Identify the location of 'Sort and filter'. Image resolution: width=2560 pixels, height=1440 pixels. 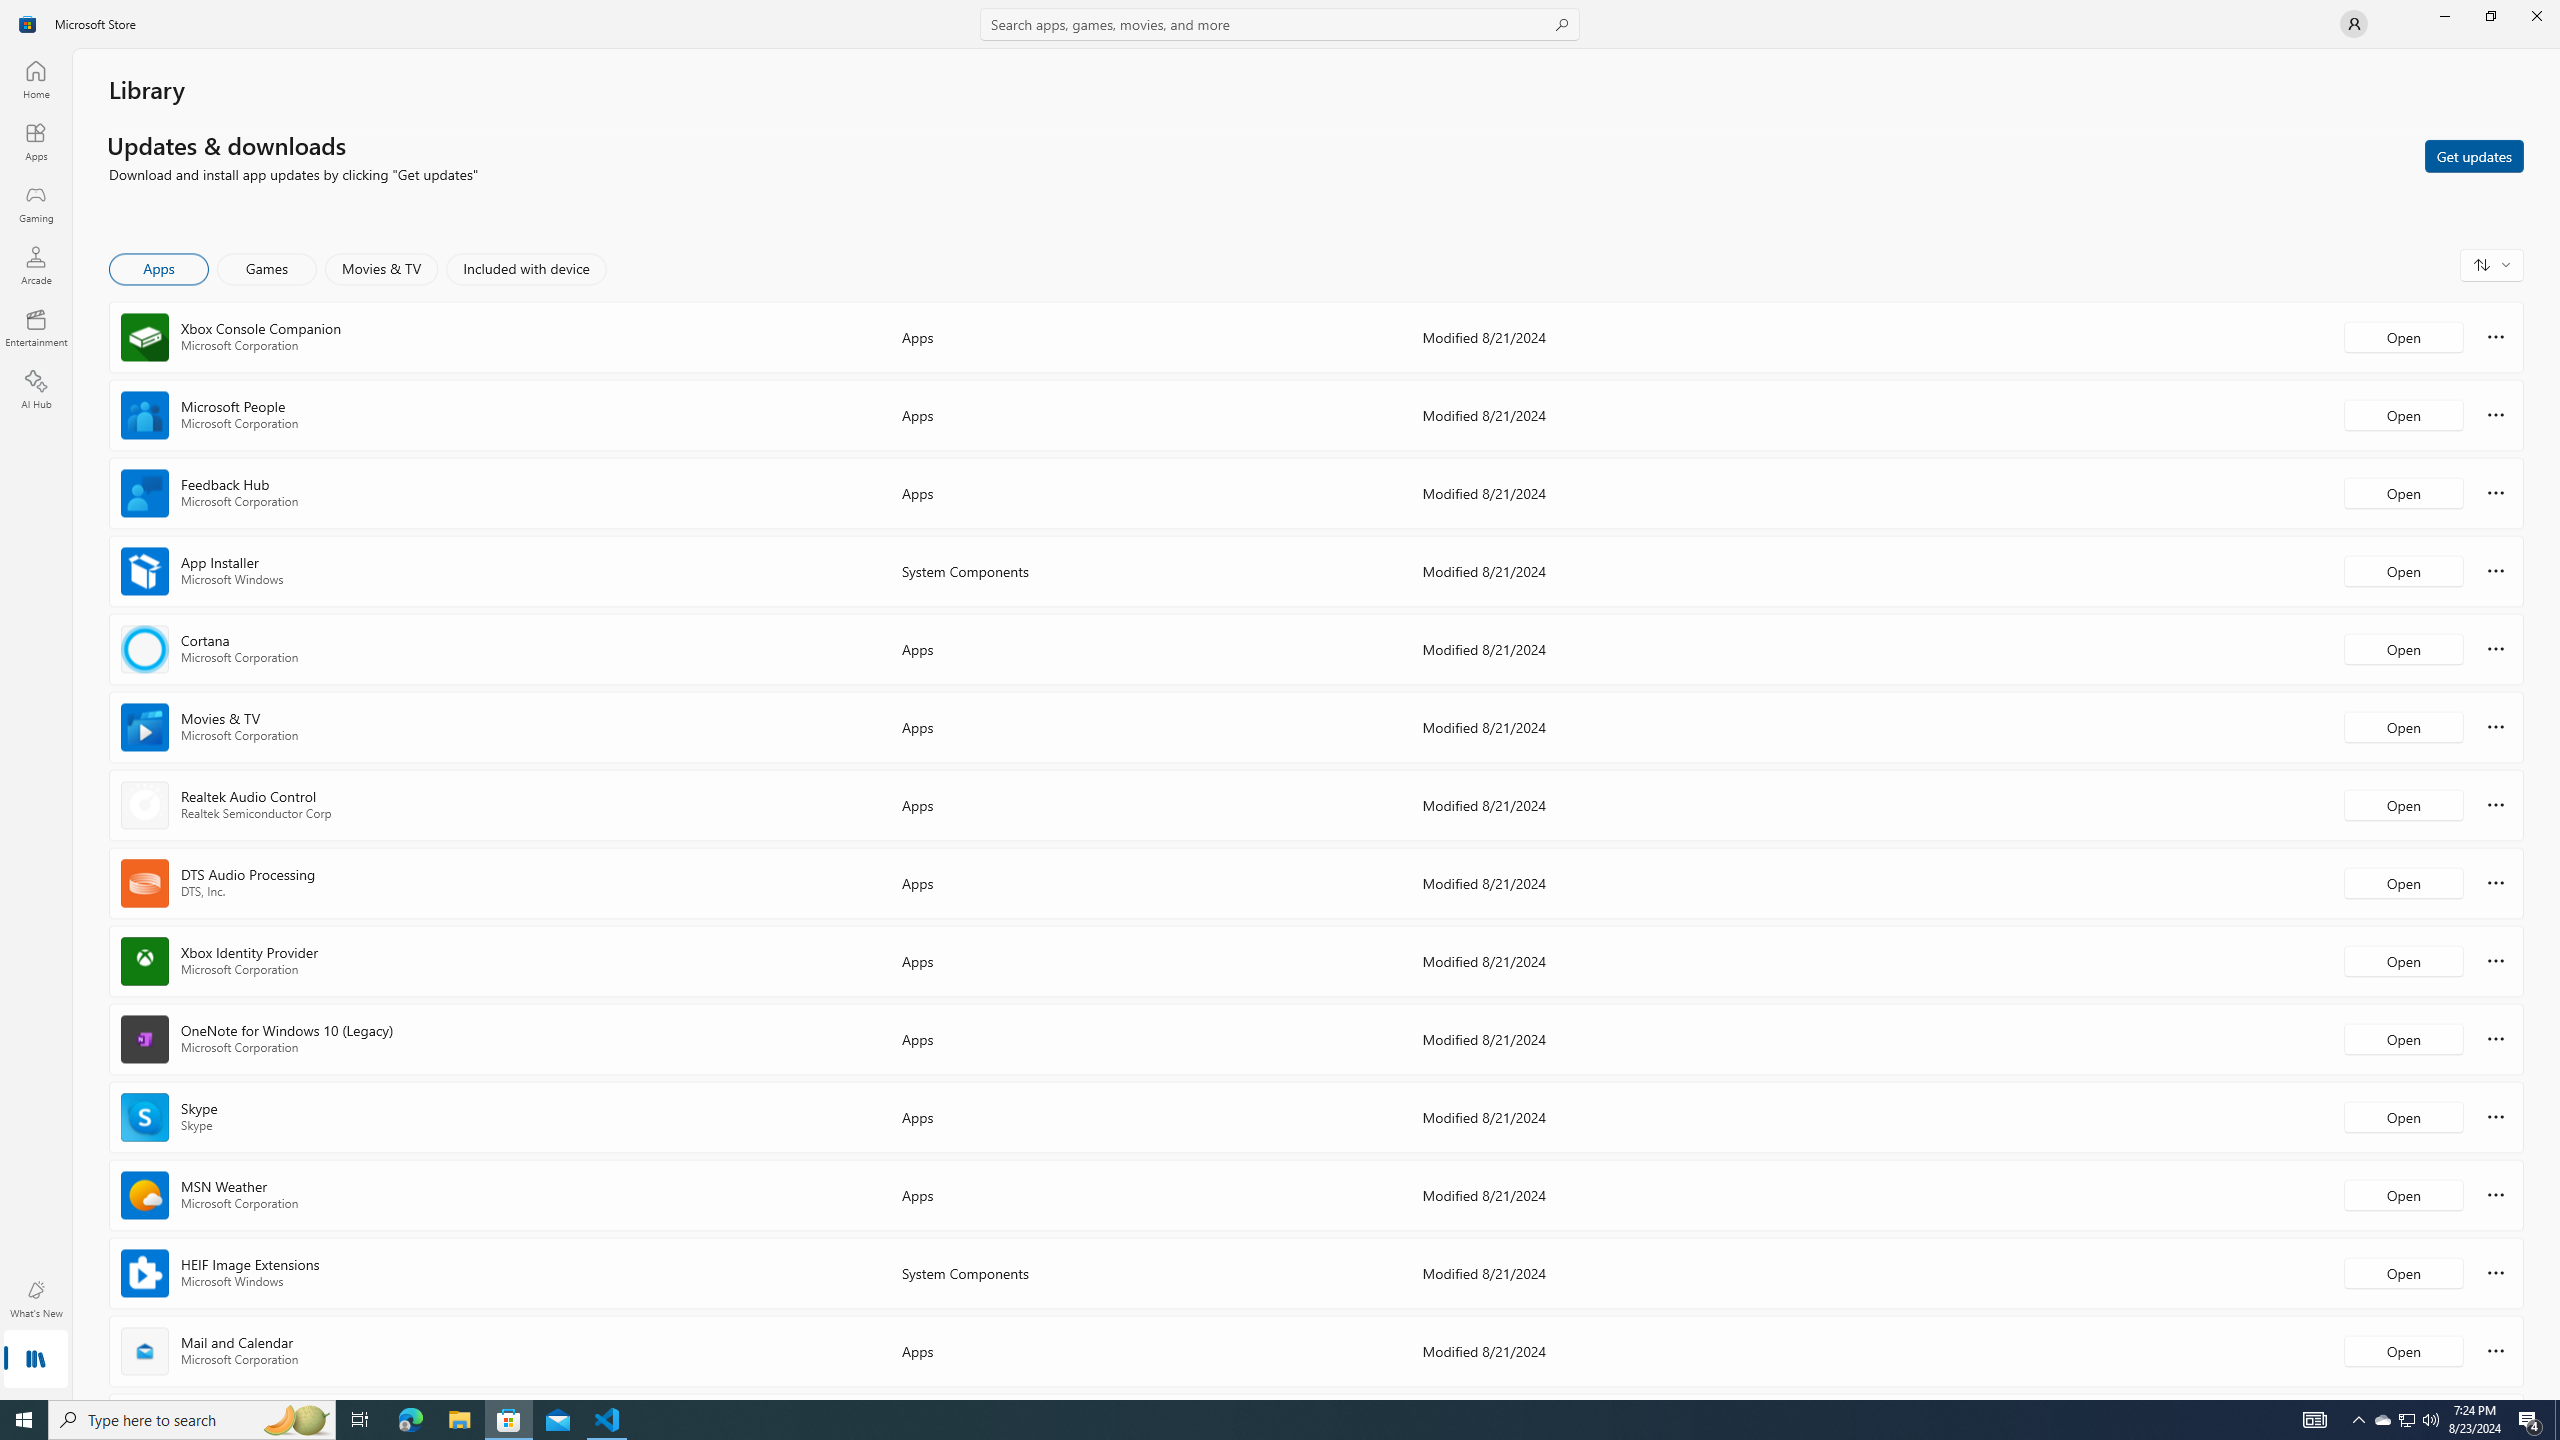
(2491, 264).